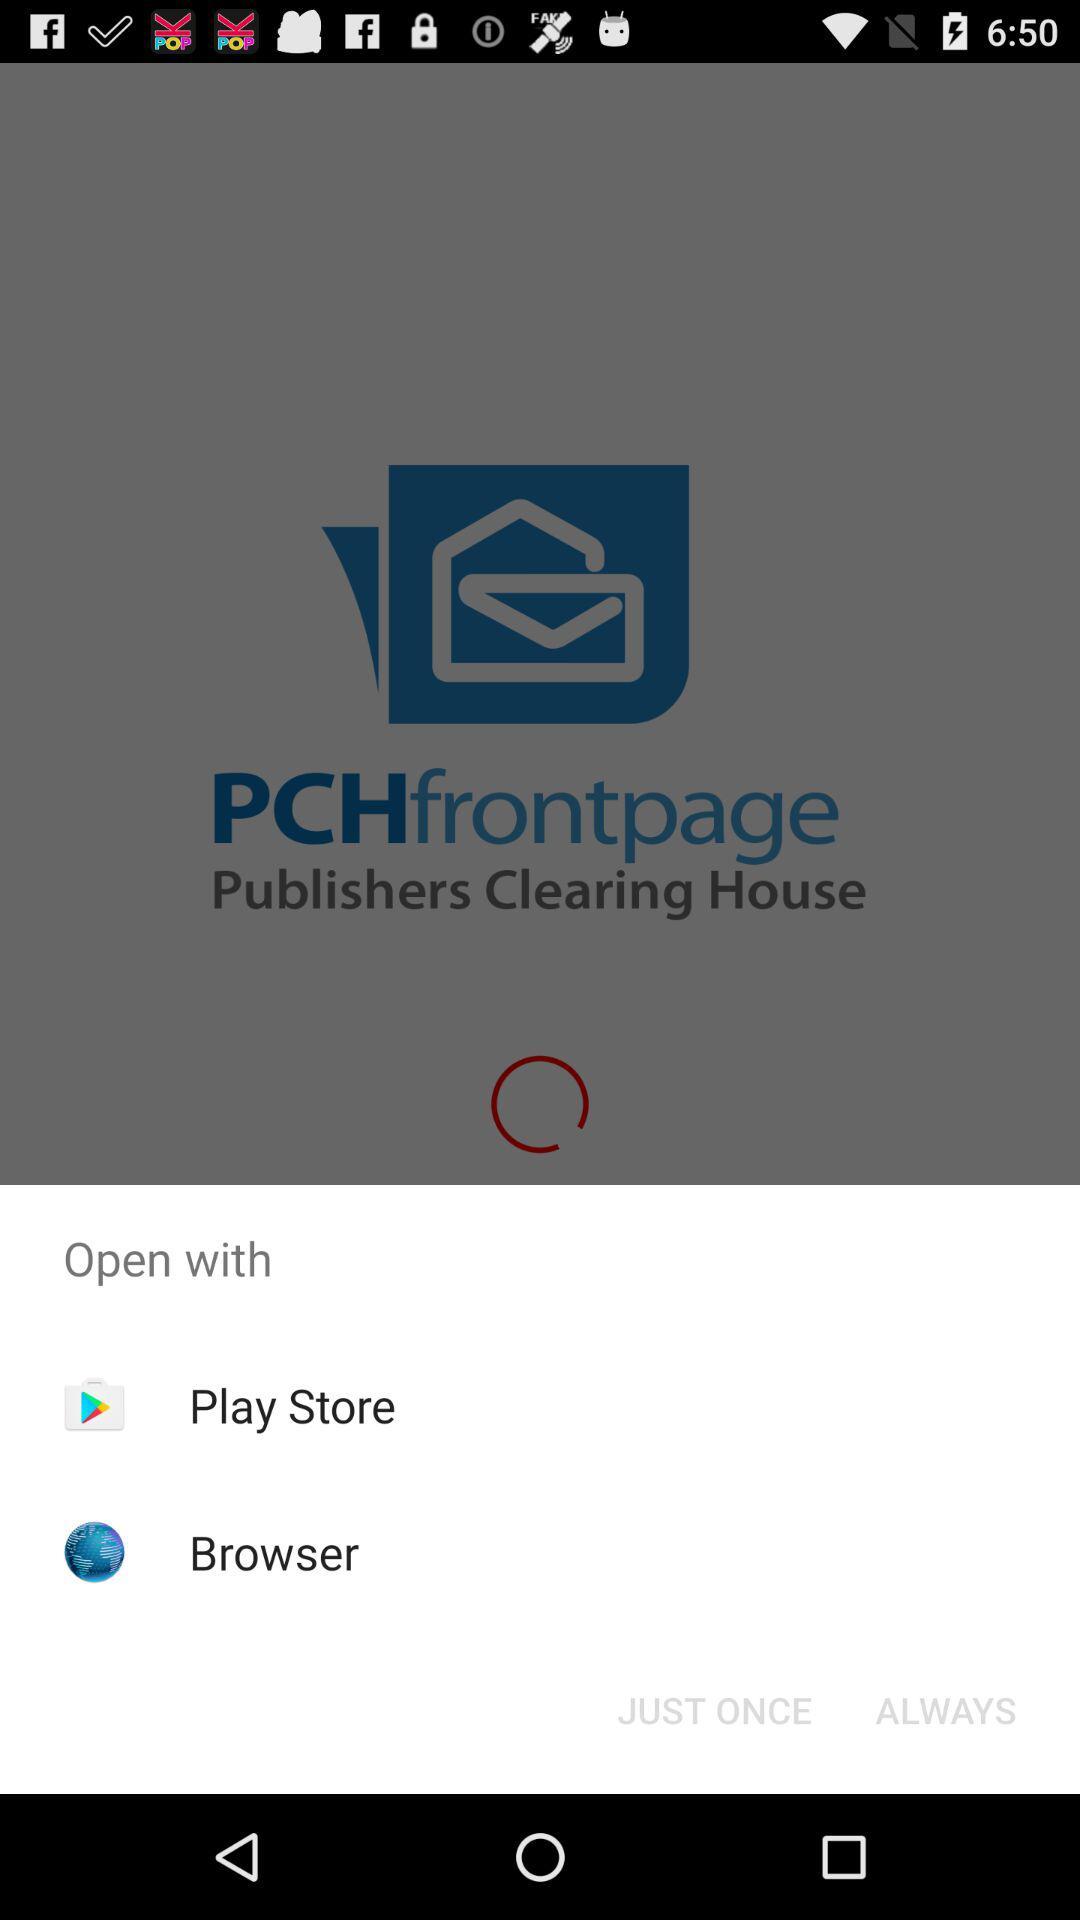 The image size is (1080, 1920). What do you see at coordinates (945, 1708) in the screenshot?
I see `the item below the open with item` at bounding box center [945, 1708].